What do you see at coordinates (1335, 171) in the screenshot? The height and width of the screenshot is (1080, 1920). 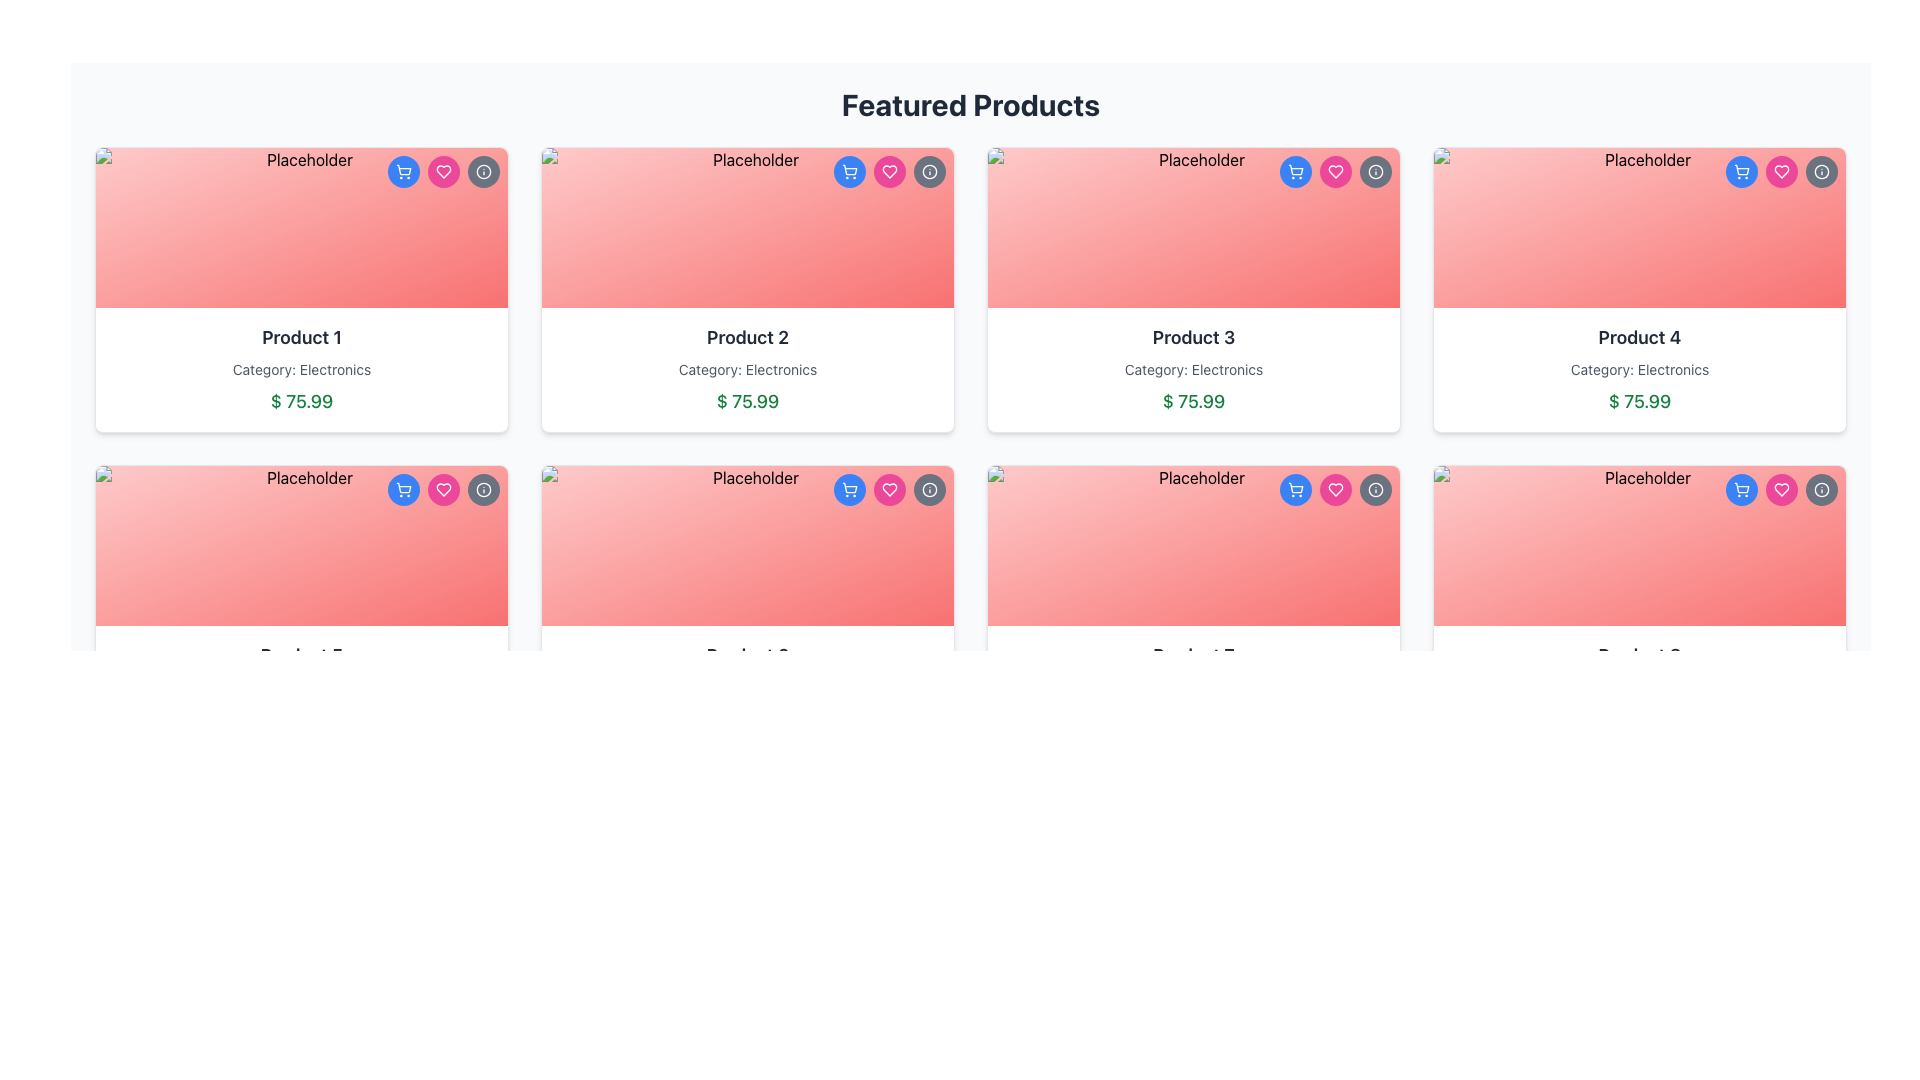 I see `the second circular button in the upper-right corner of the 'Product 3' card to mark the product as a favorite or add it to a wishlist` at bounding box center [1335, 171].